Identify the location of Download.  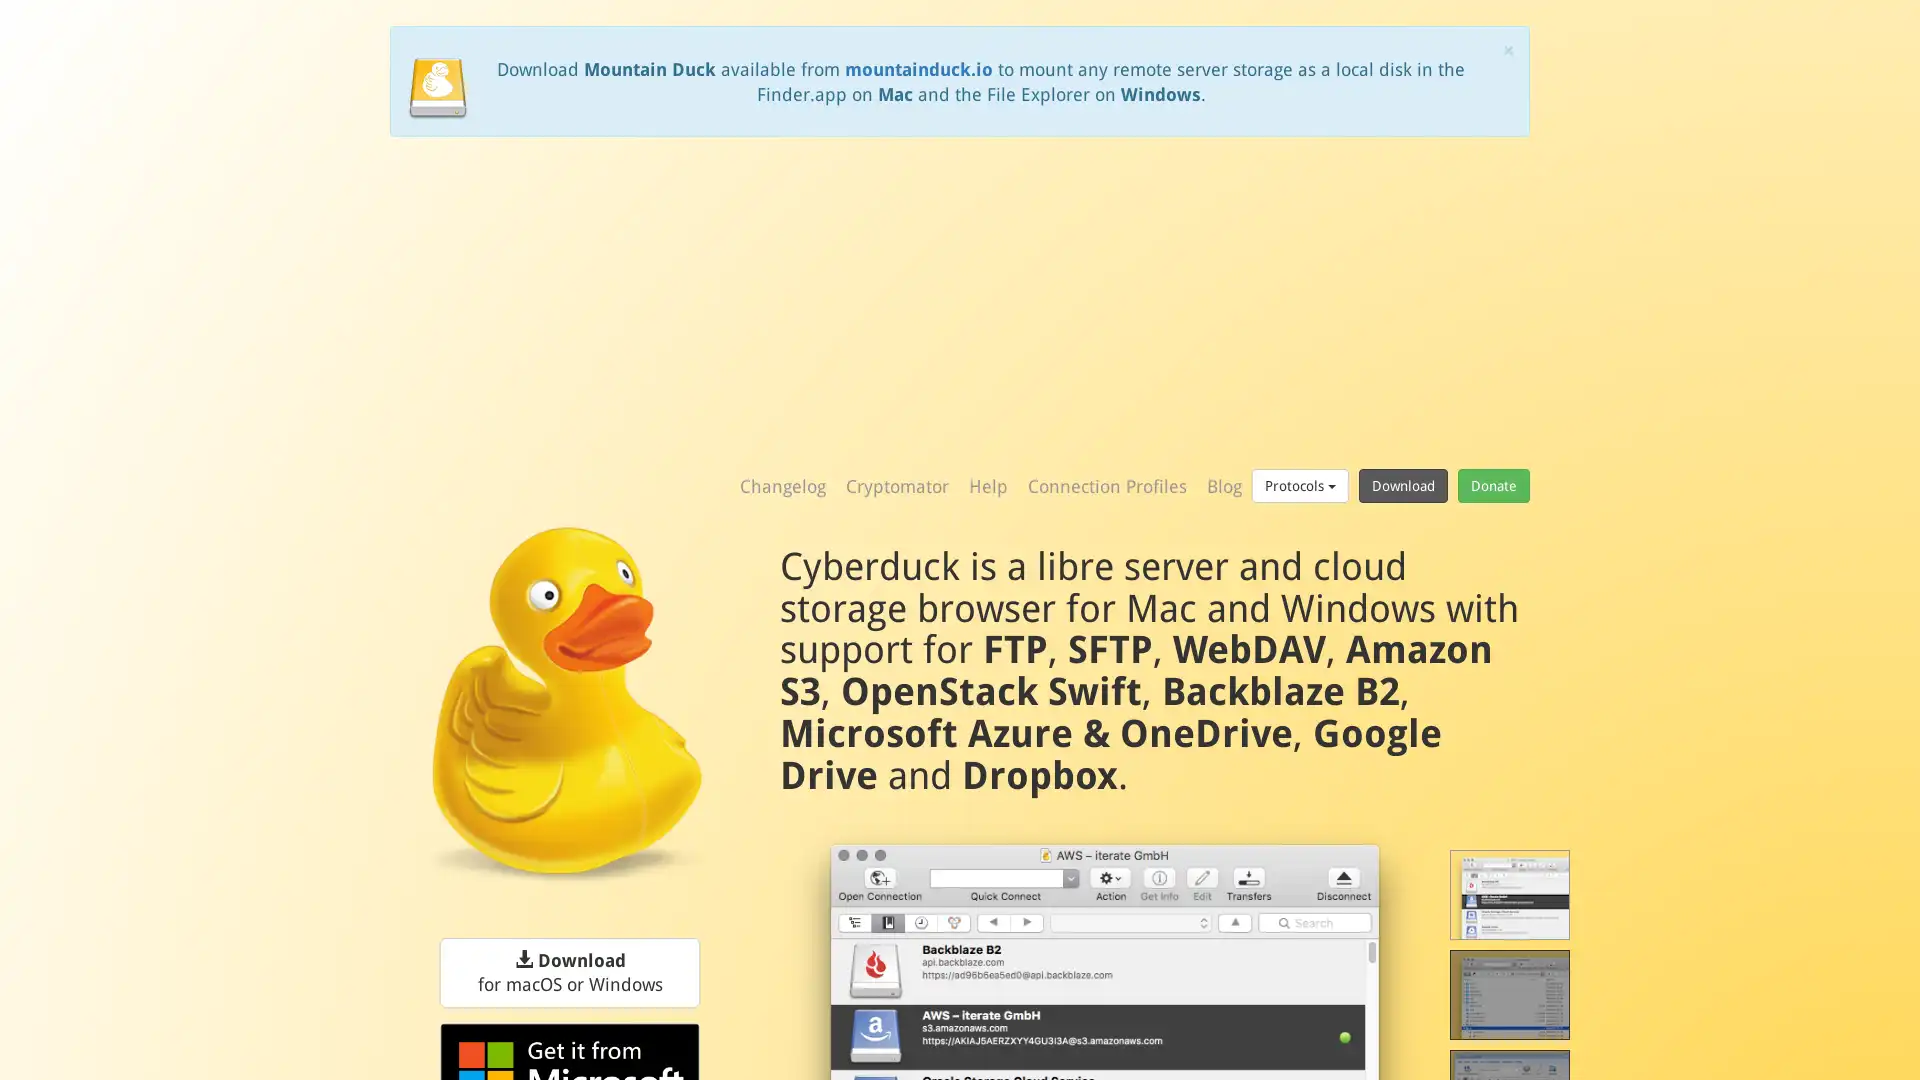
(1402, 485).